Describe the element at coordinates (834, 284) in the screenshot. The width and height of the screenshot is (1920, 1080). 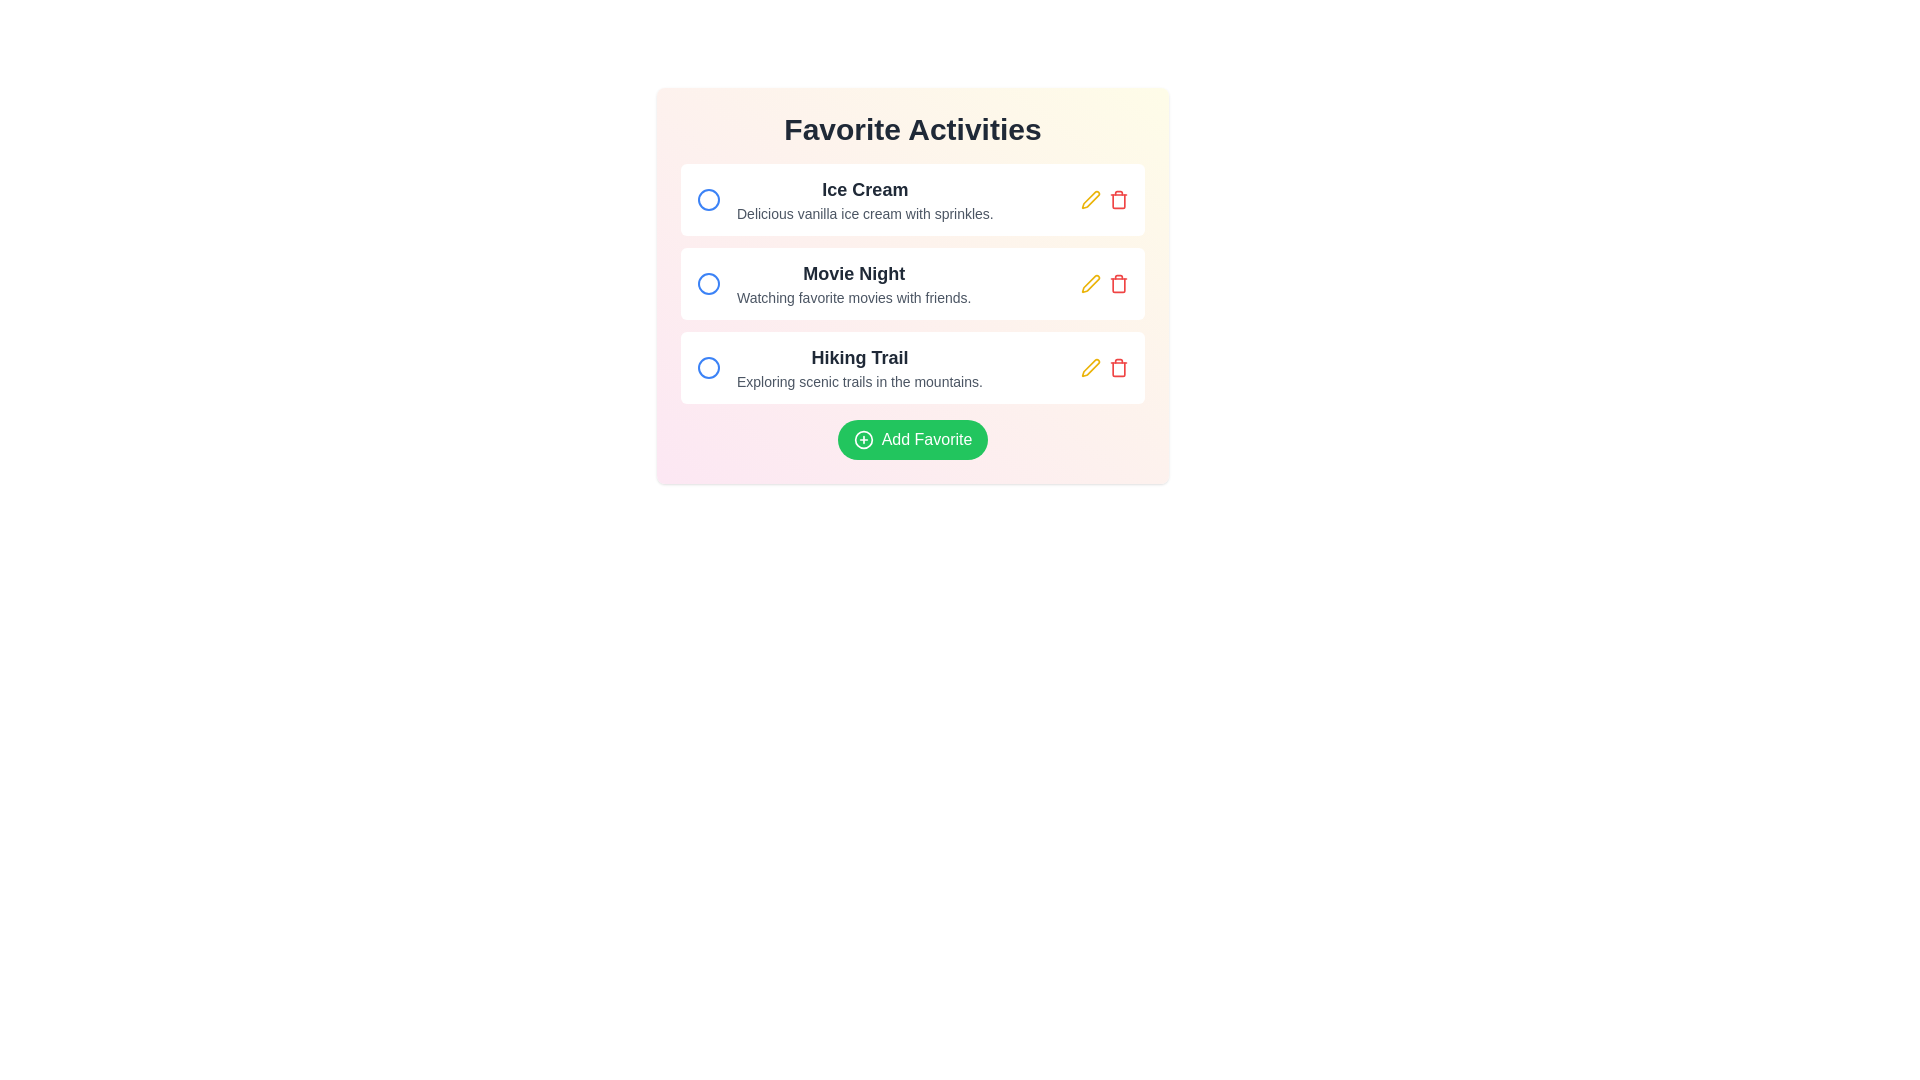
I see `the 'Movie Night' list item, which features a bold title and a description below it, positioned between 'Ice Cream' and 'Hiking Trail' in a vertical list` at that location.